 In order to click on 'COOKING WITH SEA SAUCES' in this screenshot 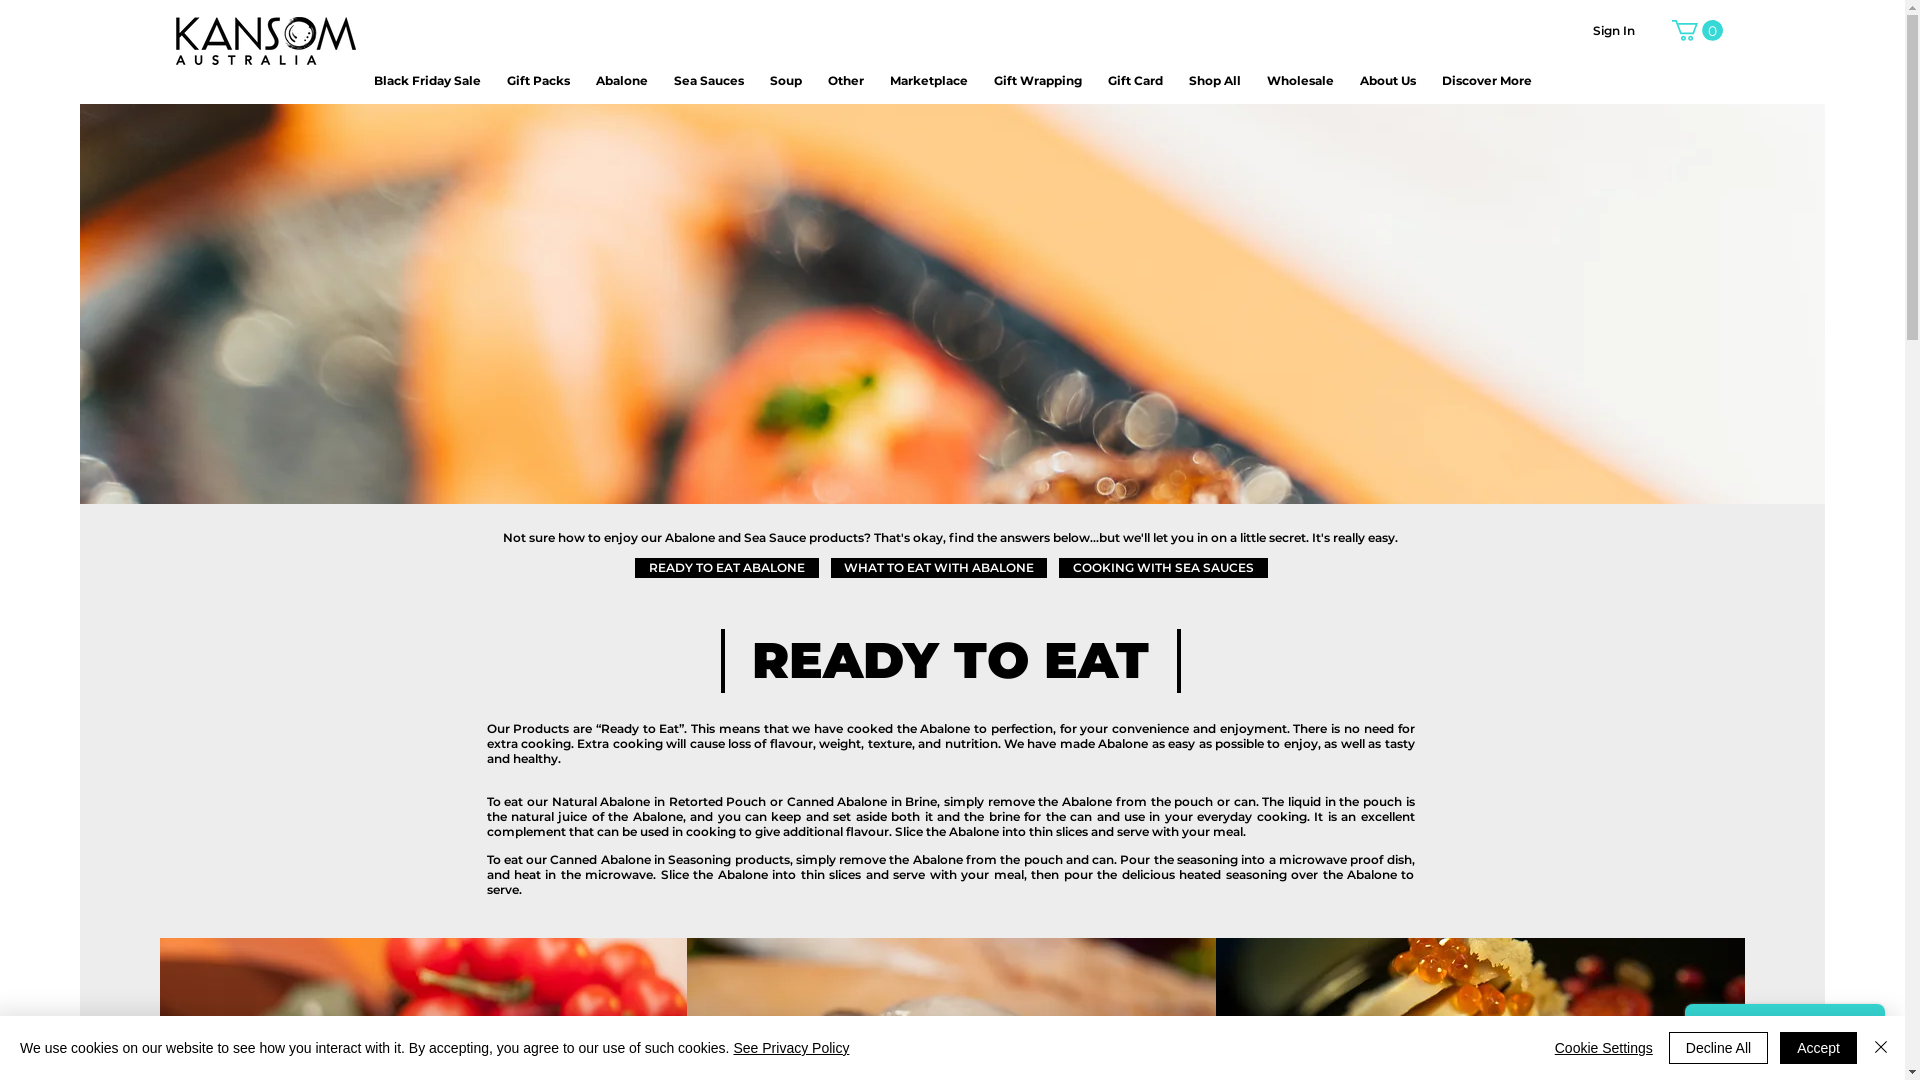, I will do `click(1056, 567)`.